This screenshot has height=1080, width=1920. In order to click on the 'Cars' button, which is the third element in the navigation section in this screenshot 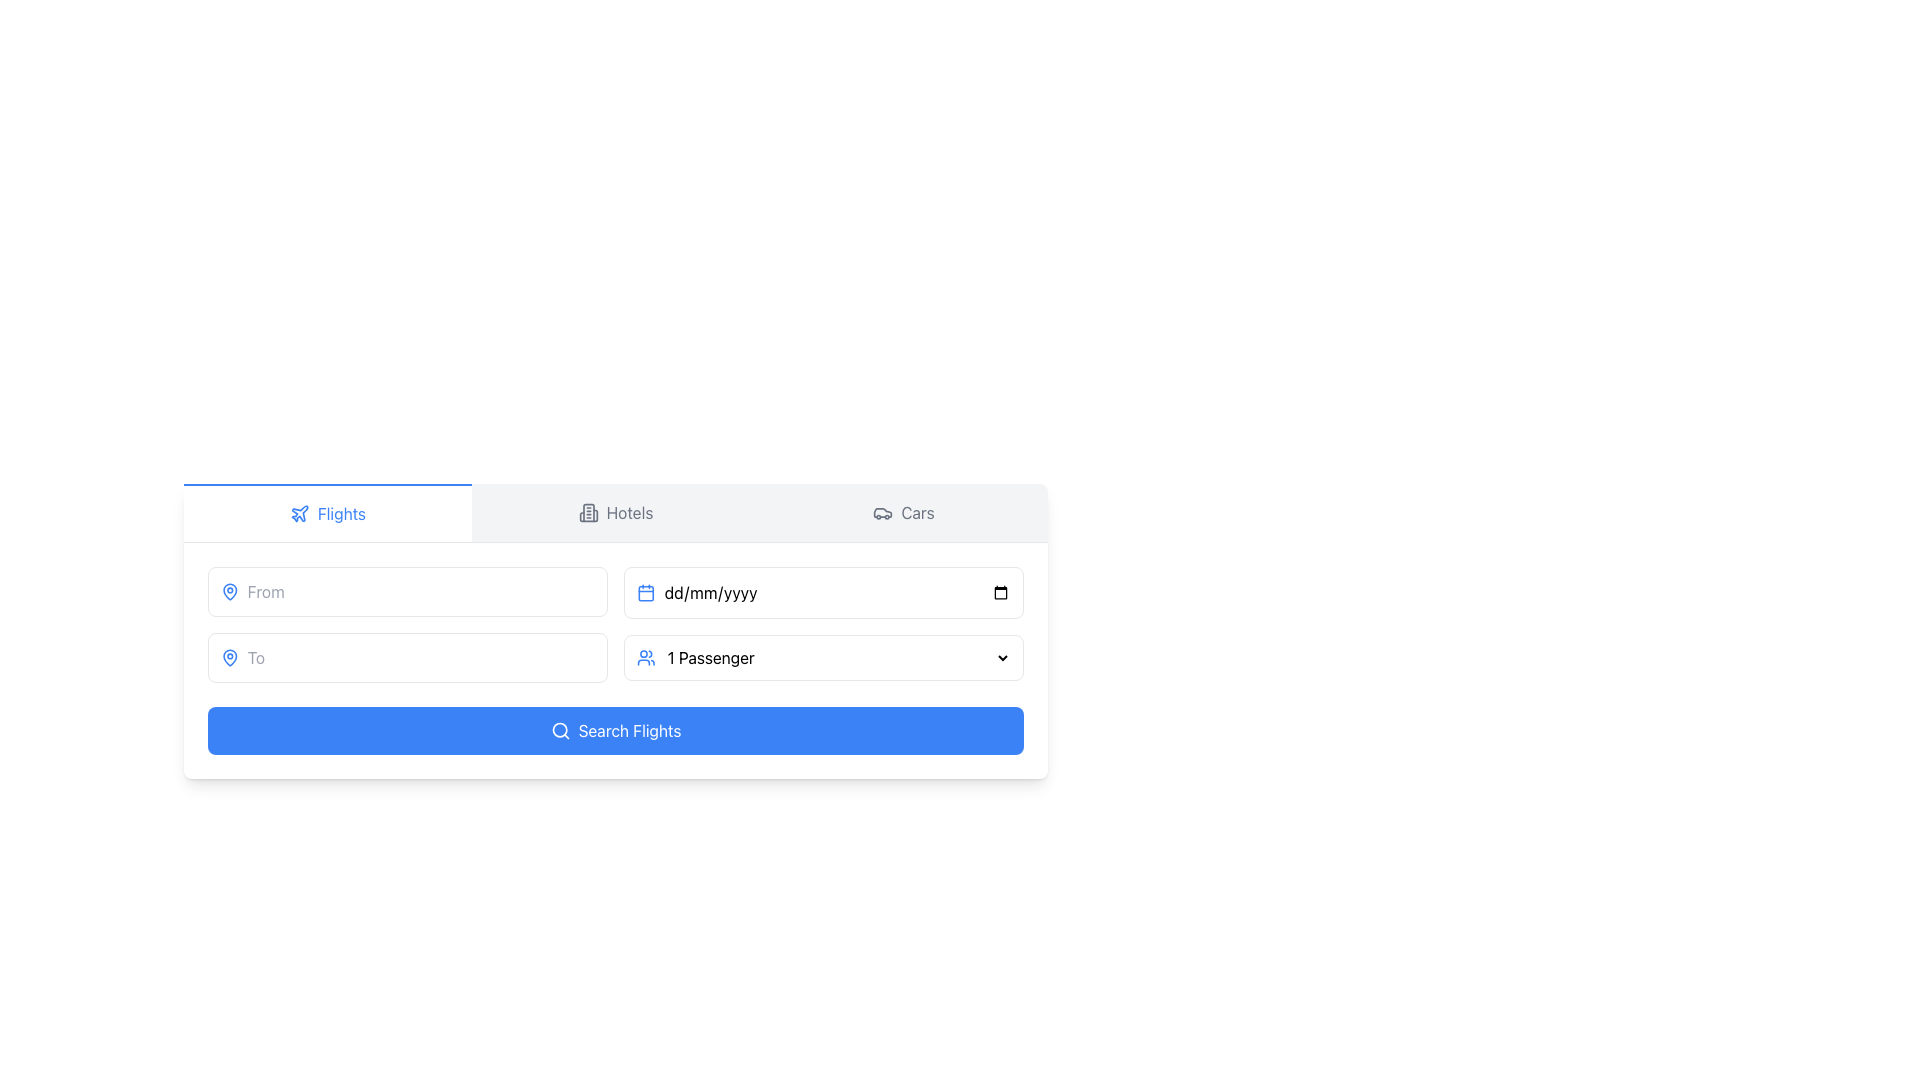, I will do `click(902, 512)`.